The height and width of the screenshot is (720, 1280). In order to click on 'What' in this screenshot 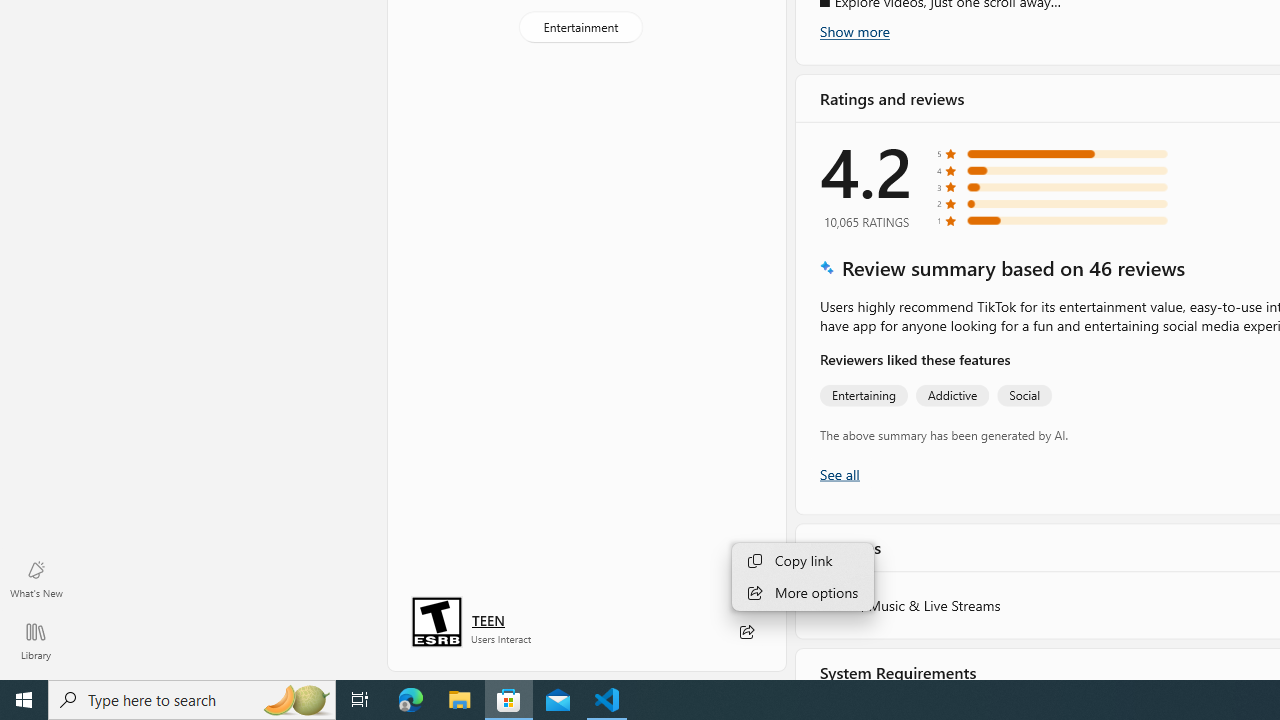, I will do `click(35, 578)`.